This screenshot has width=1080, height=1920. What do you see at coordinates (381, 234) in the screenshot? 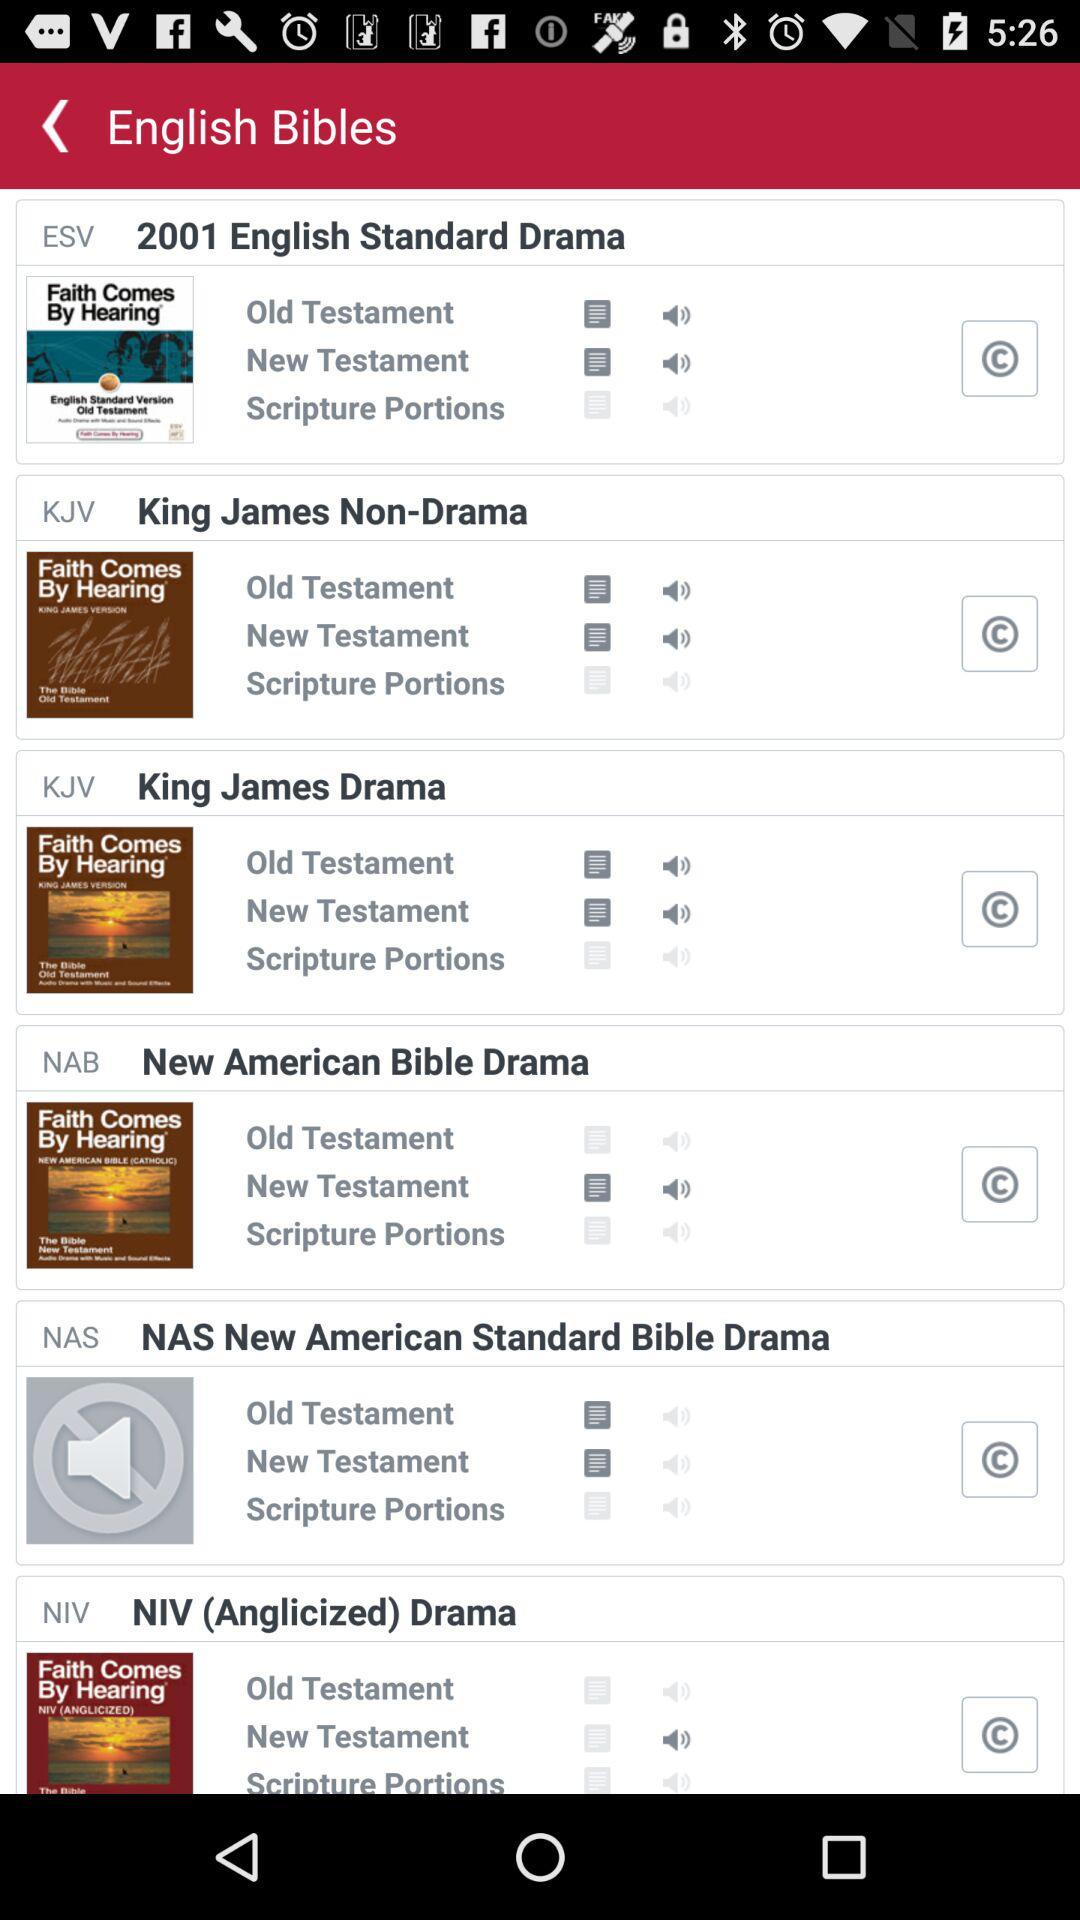
I see `icon to the right of the esv` at bounding box center [381, 234].